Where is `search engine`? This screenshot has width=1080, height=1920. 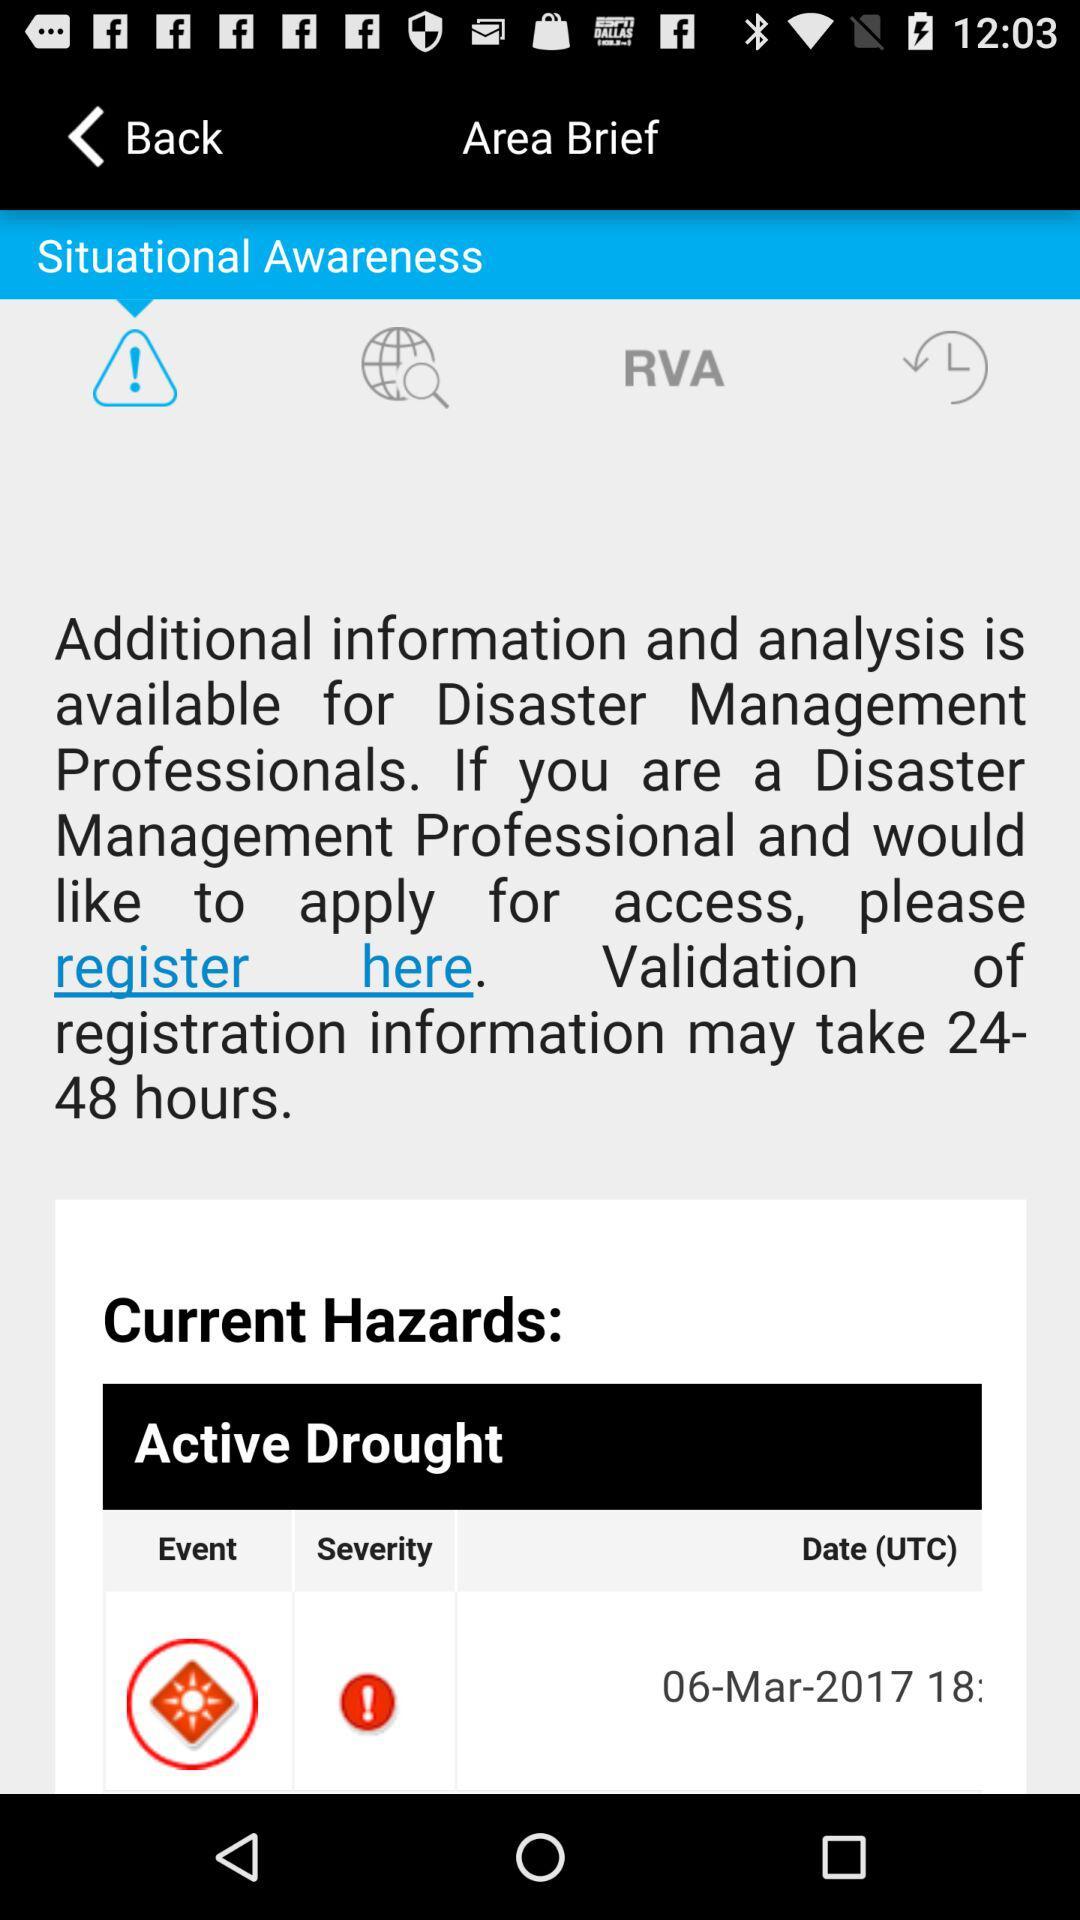 search engine is located at coordinates (405, 367).